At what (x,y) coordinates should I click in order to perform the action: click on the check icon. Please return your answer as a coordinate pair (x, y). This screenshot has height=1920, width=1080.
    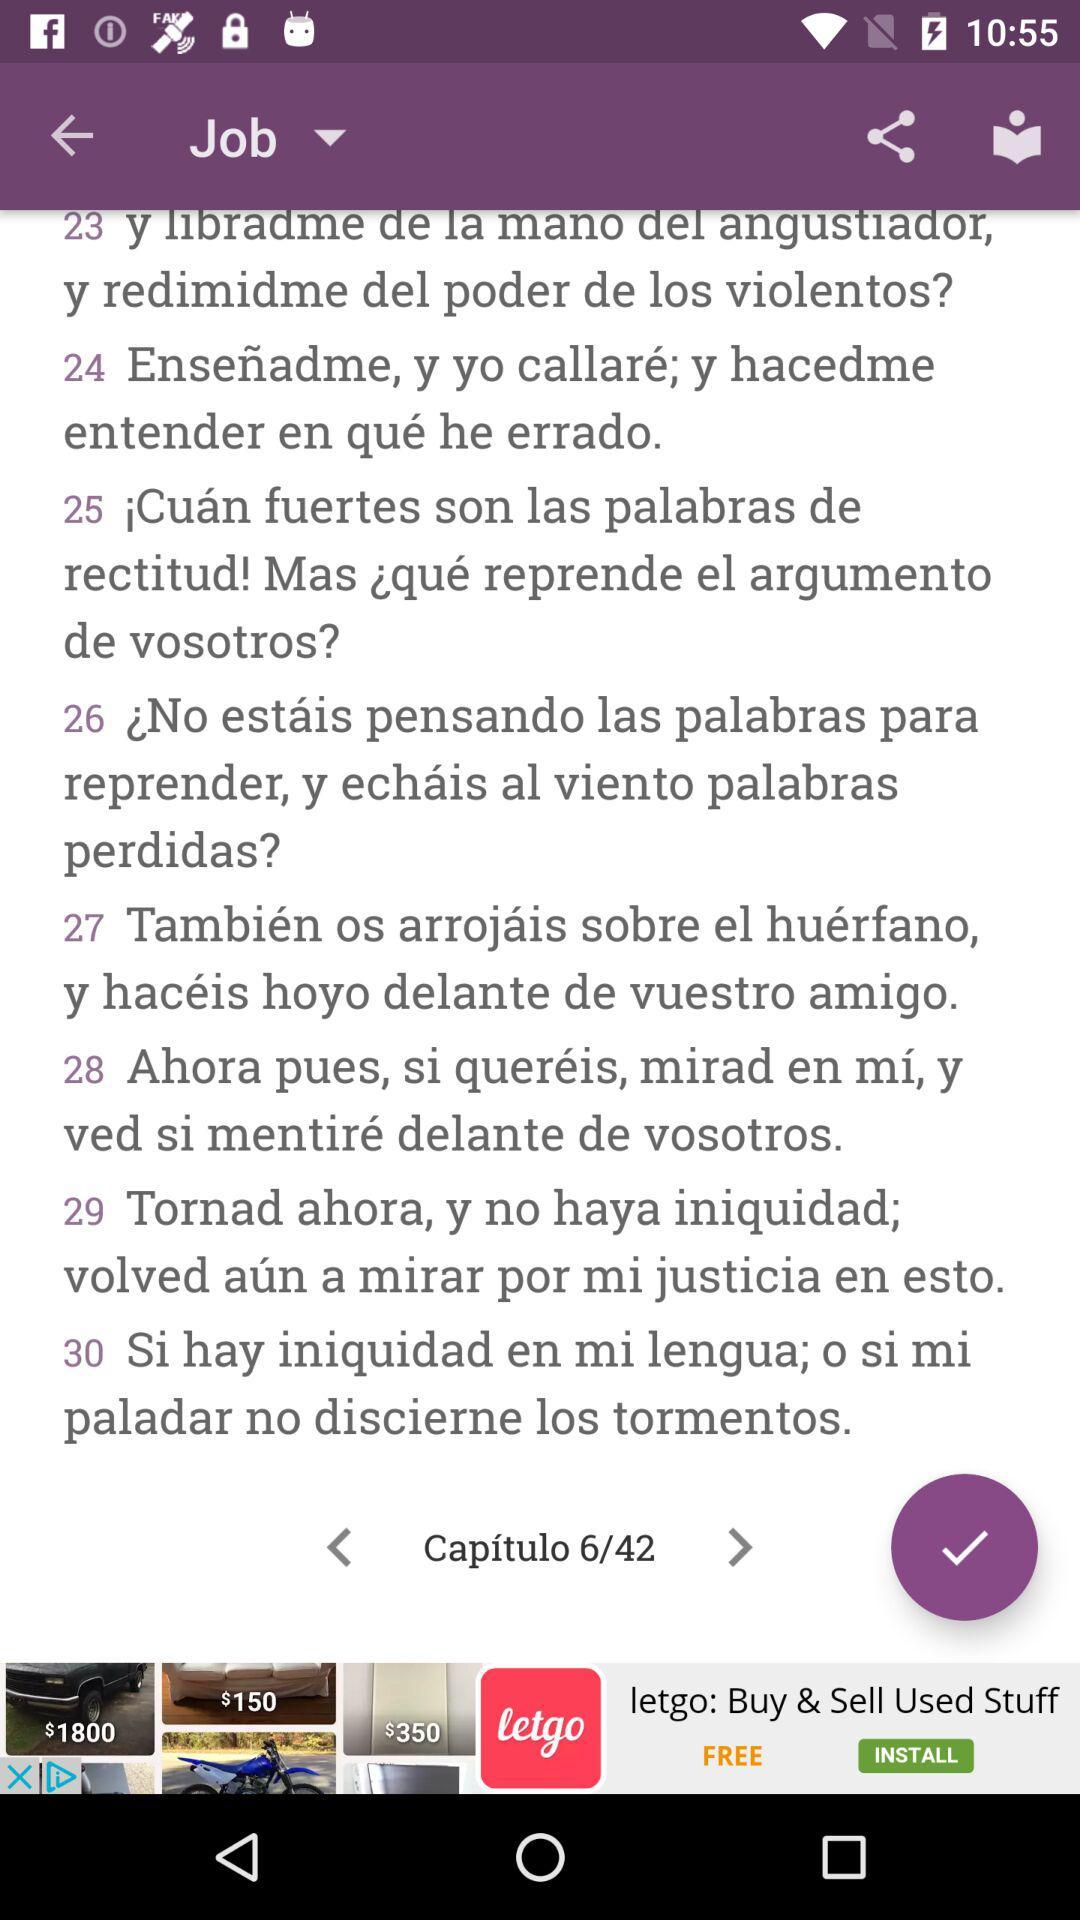
    Looking at the image, I should click on (963, 1546).